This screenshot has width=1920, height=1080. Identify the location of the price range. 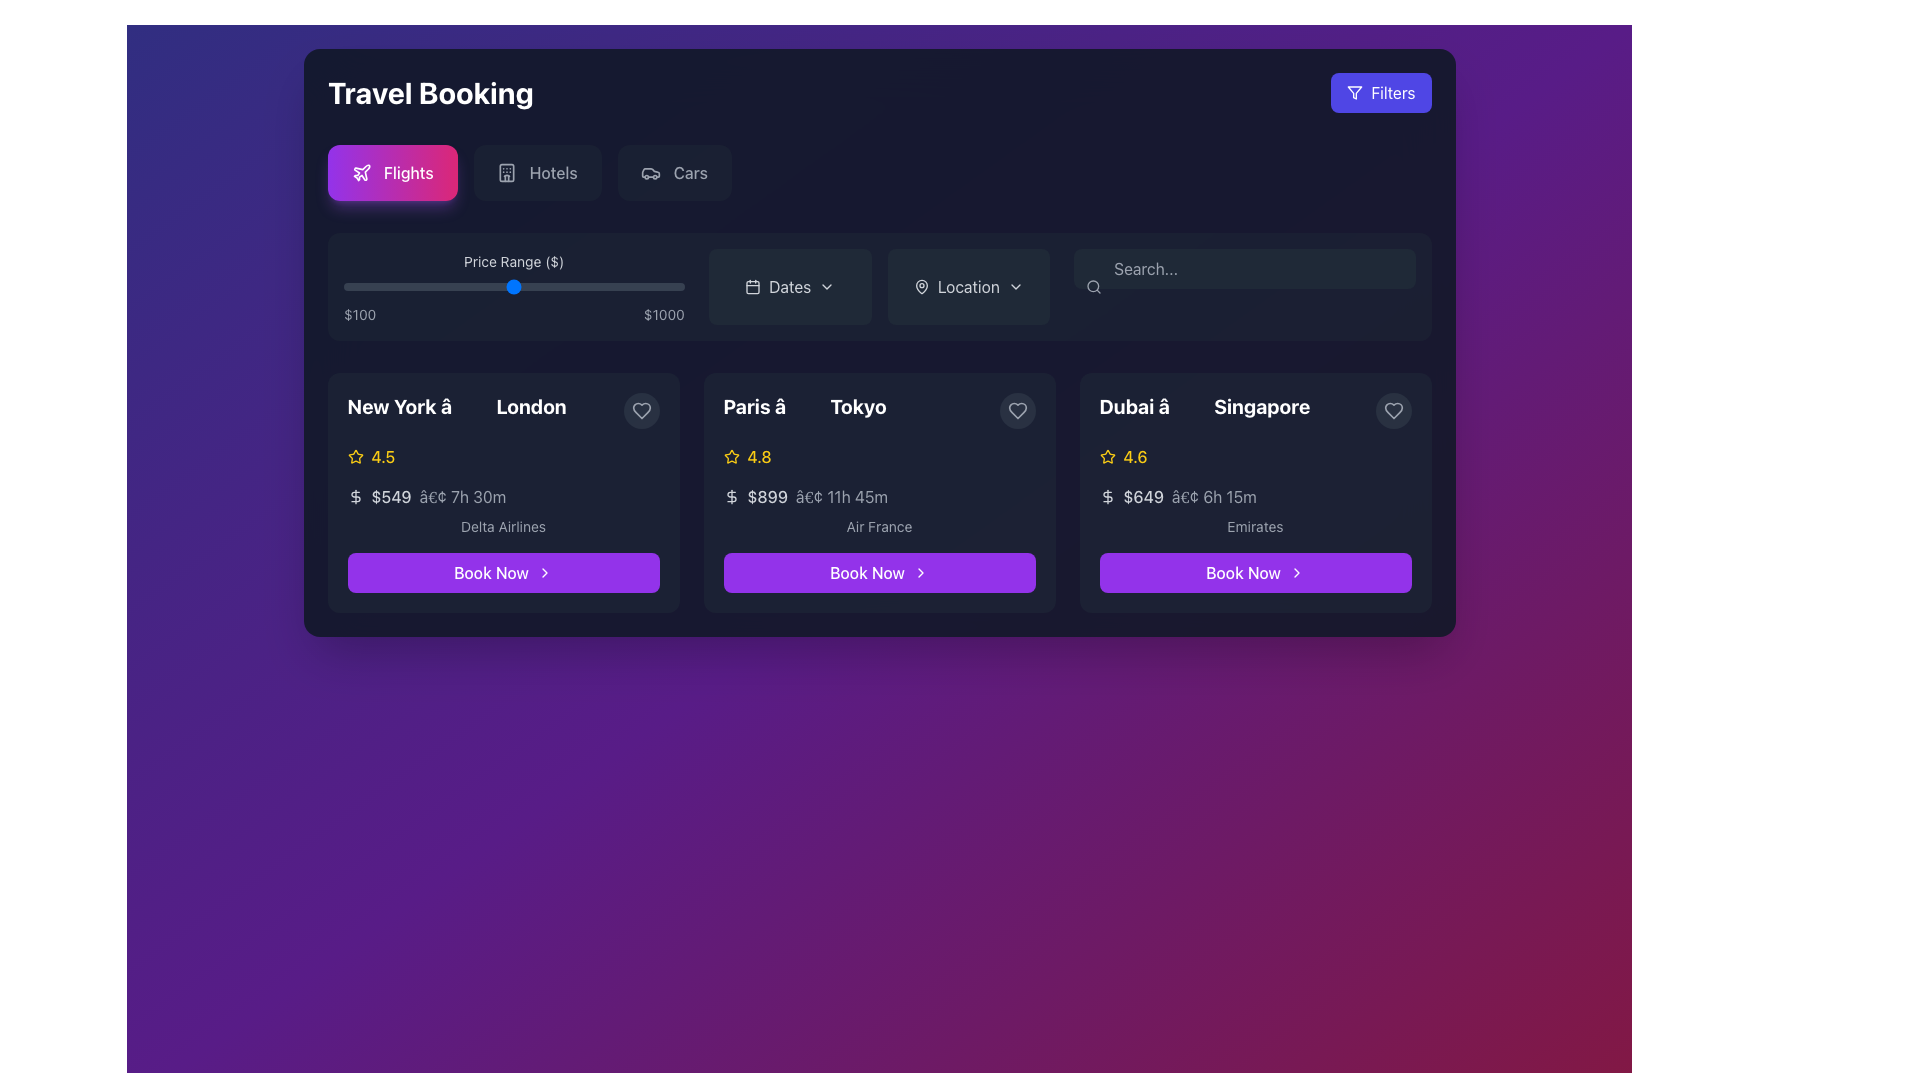
(445, 286).